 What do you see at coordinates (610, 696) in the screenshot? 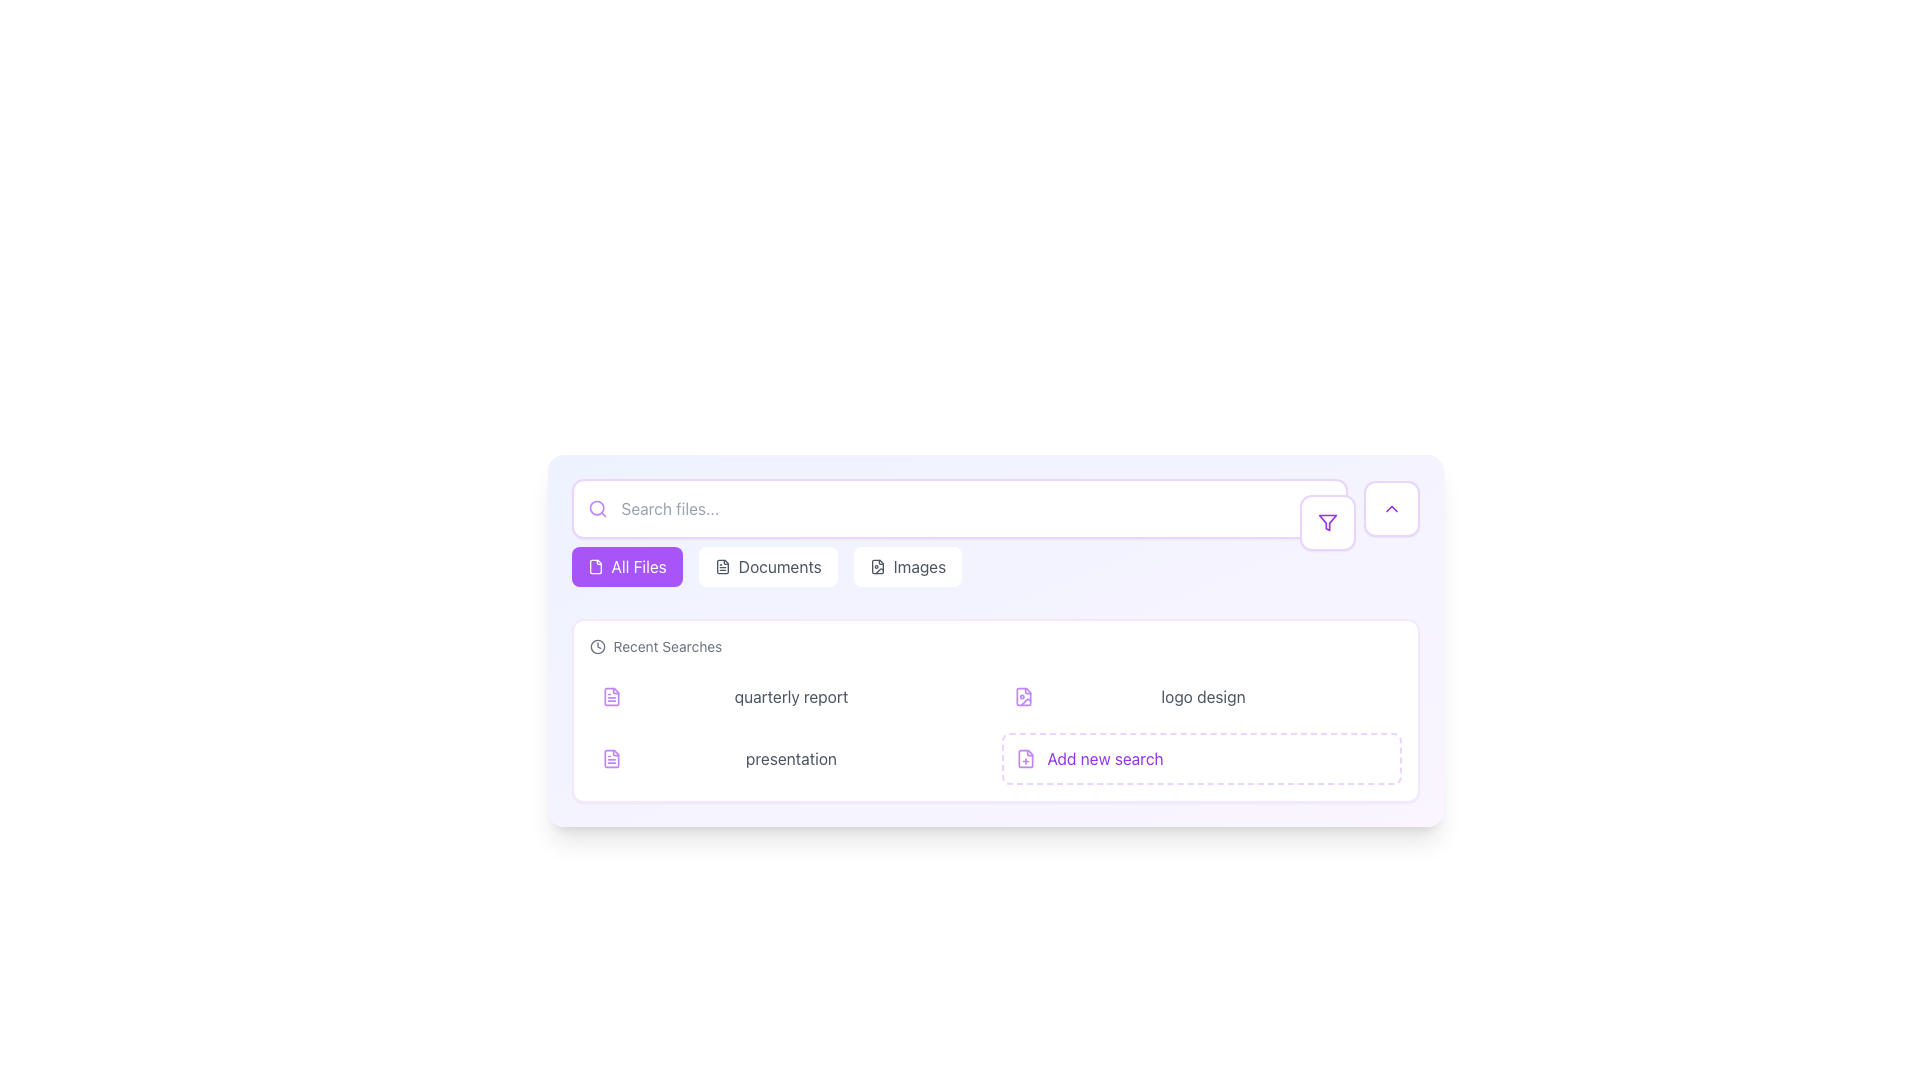
I see `the purple document icon located under the 'Recent Searches' heading, which is the first icon and has a rectangular shape with rounded edges` at bounding box center [610, 696].